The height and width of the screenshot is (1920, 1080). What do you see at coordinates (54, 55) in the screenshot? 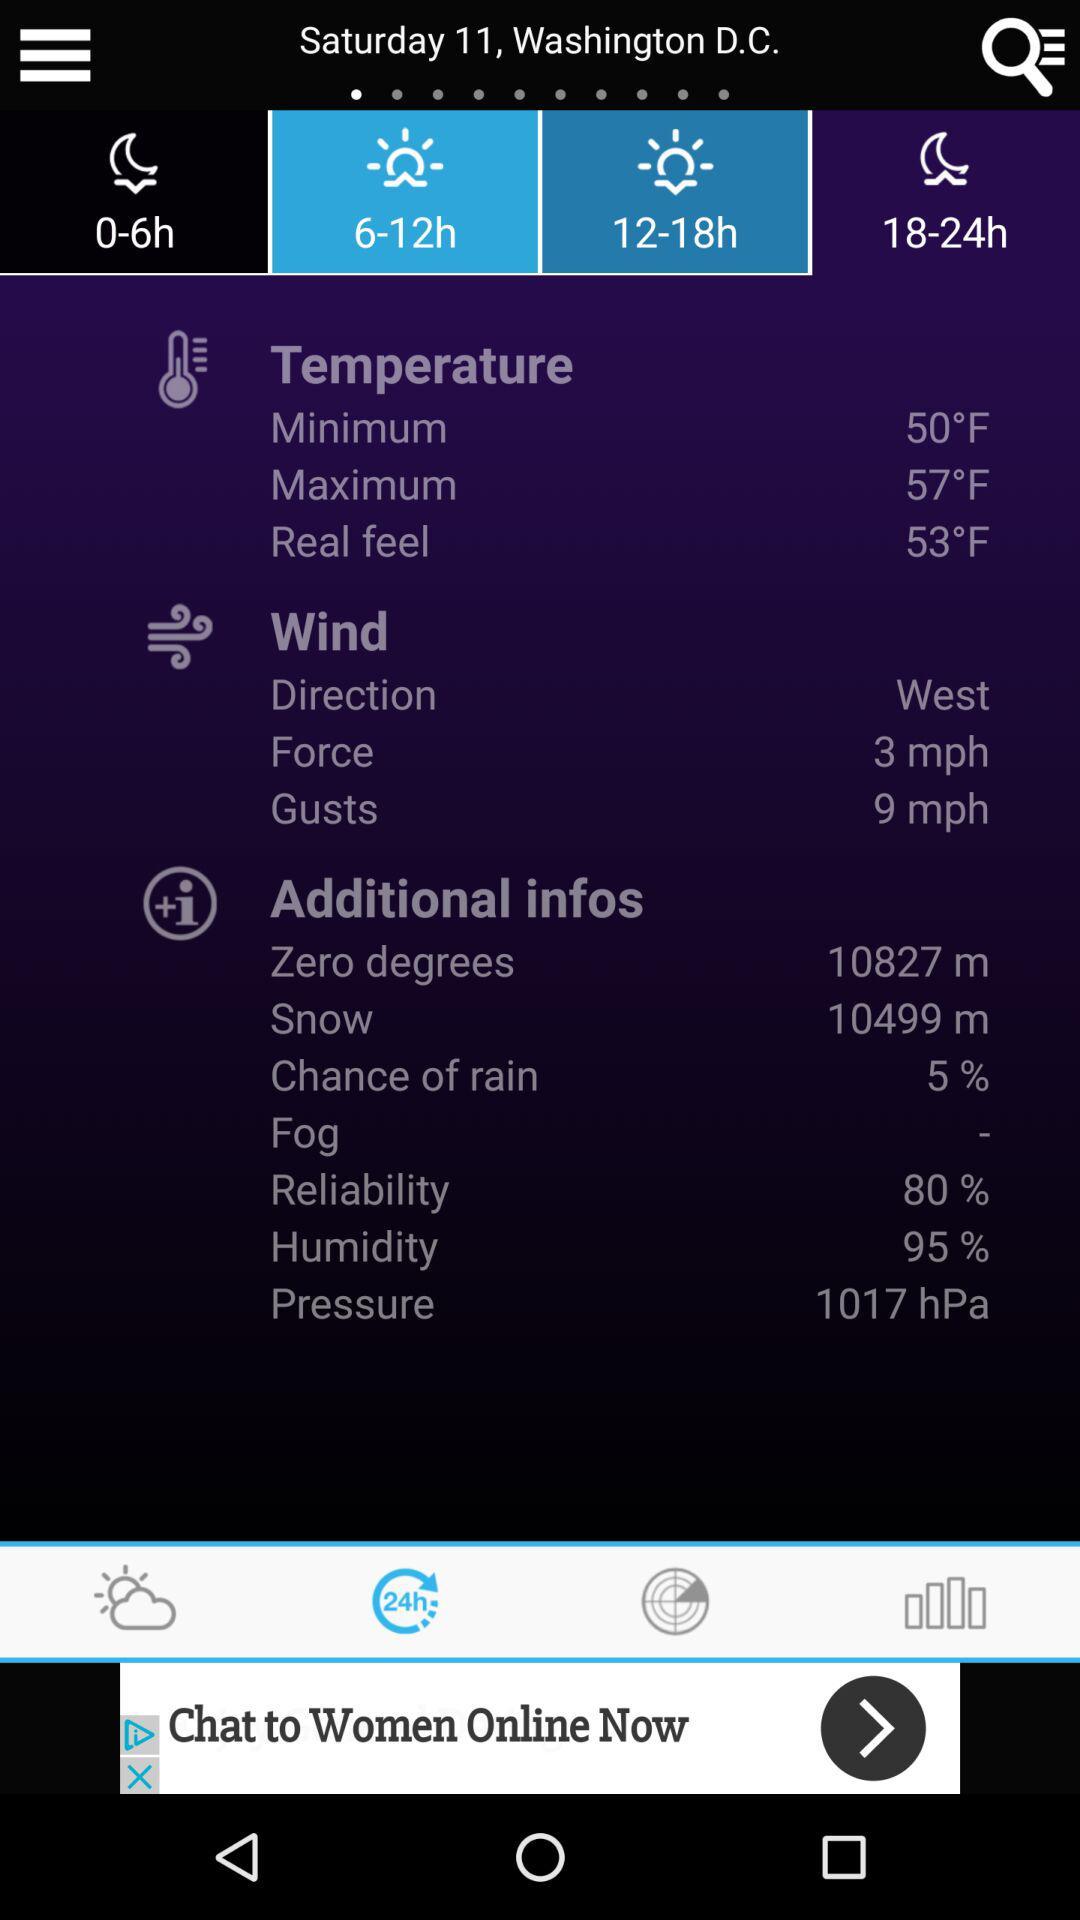
I see `click menu option` at bounding box center [54, 55].